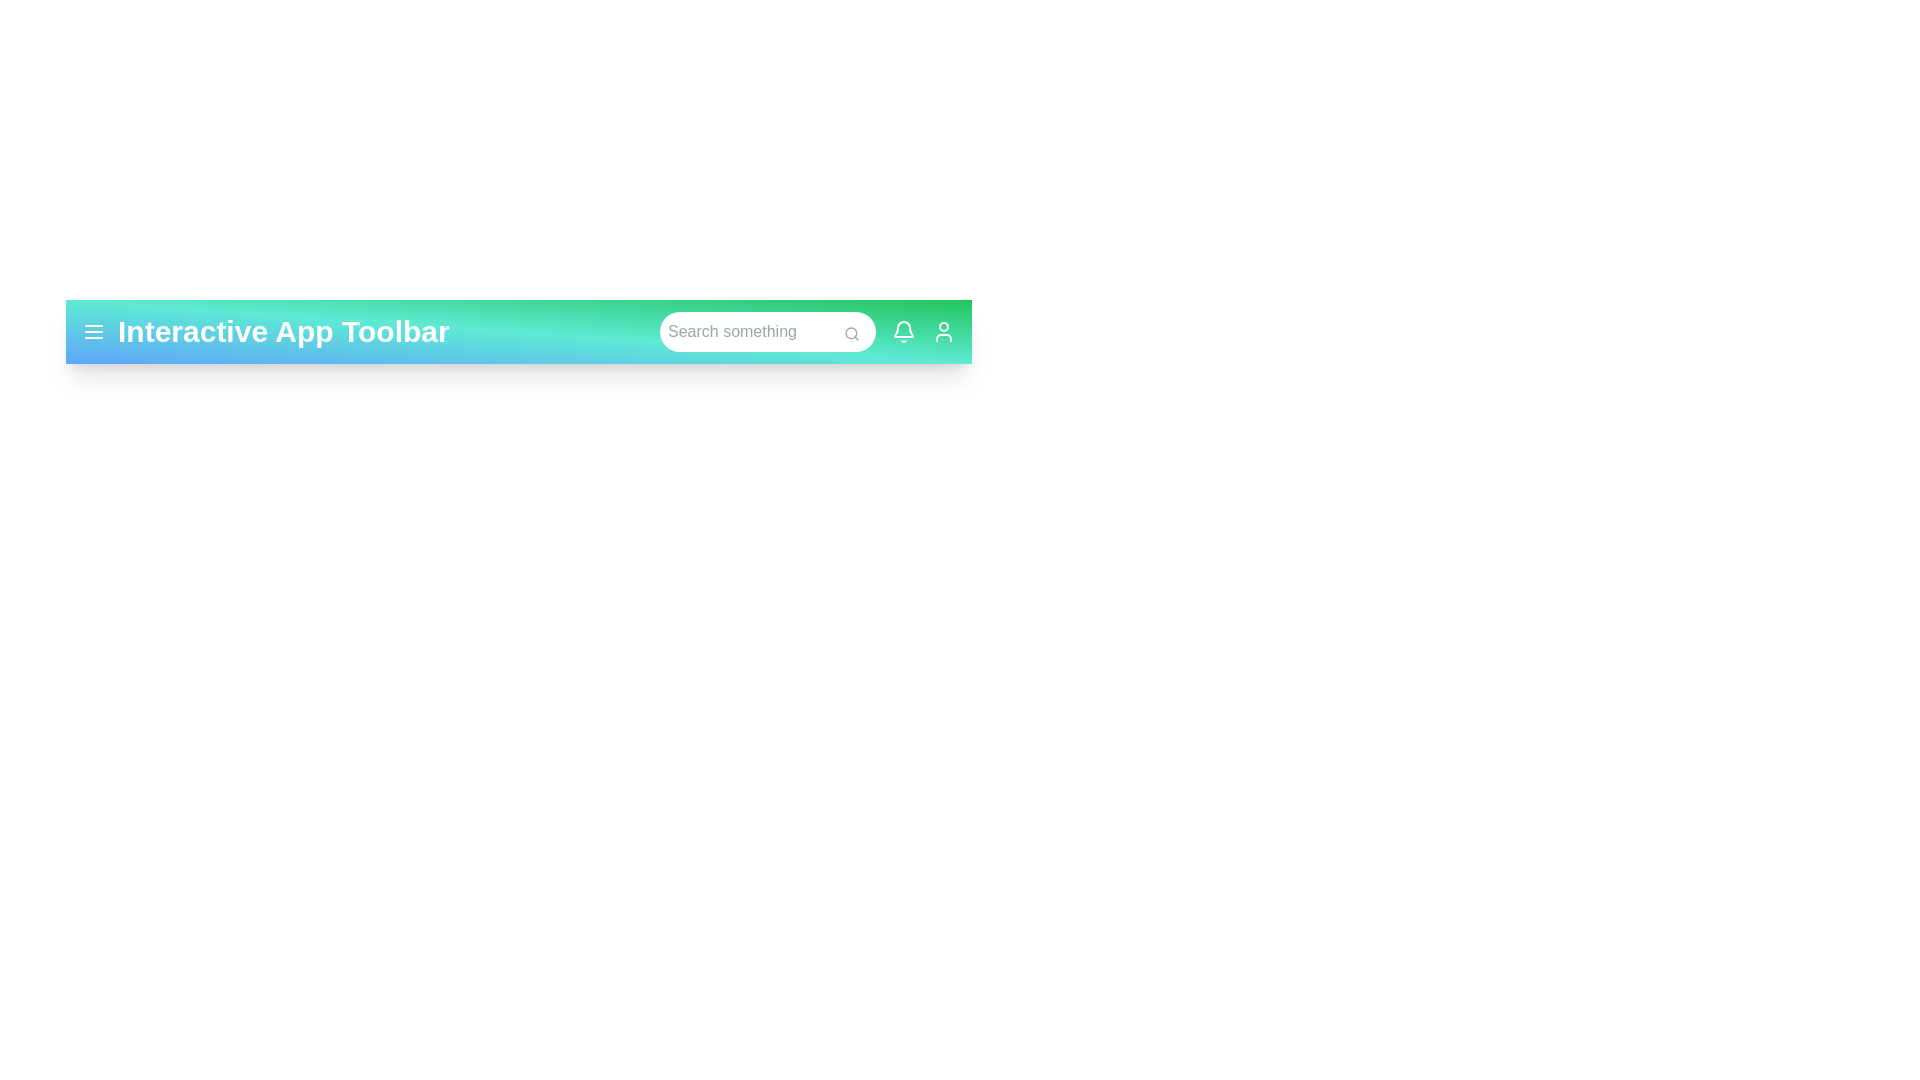 This screenshot has width=1920, height=1080. I want to click on the menu icon to expand navigation options, so click(93, 330).